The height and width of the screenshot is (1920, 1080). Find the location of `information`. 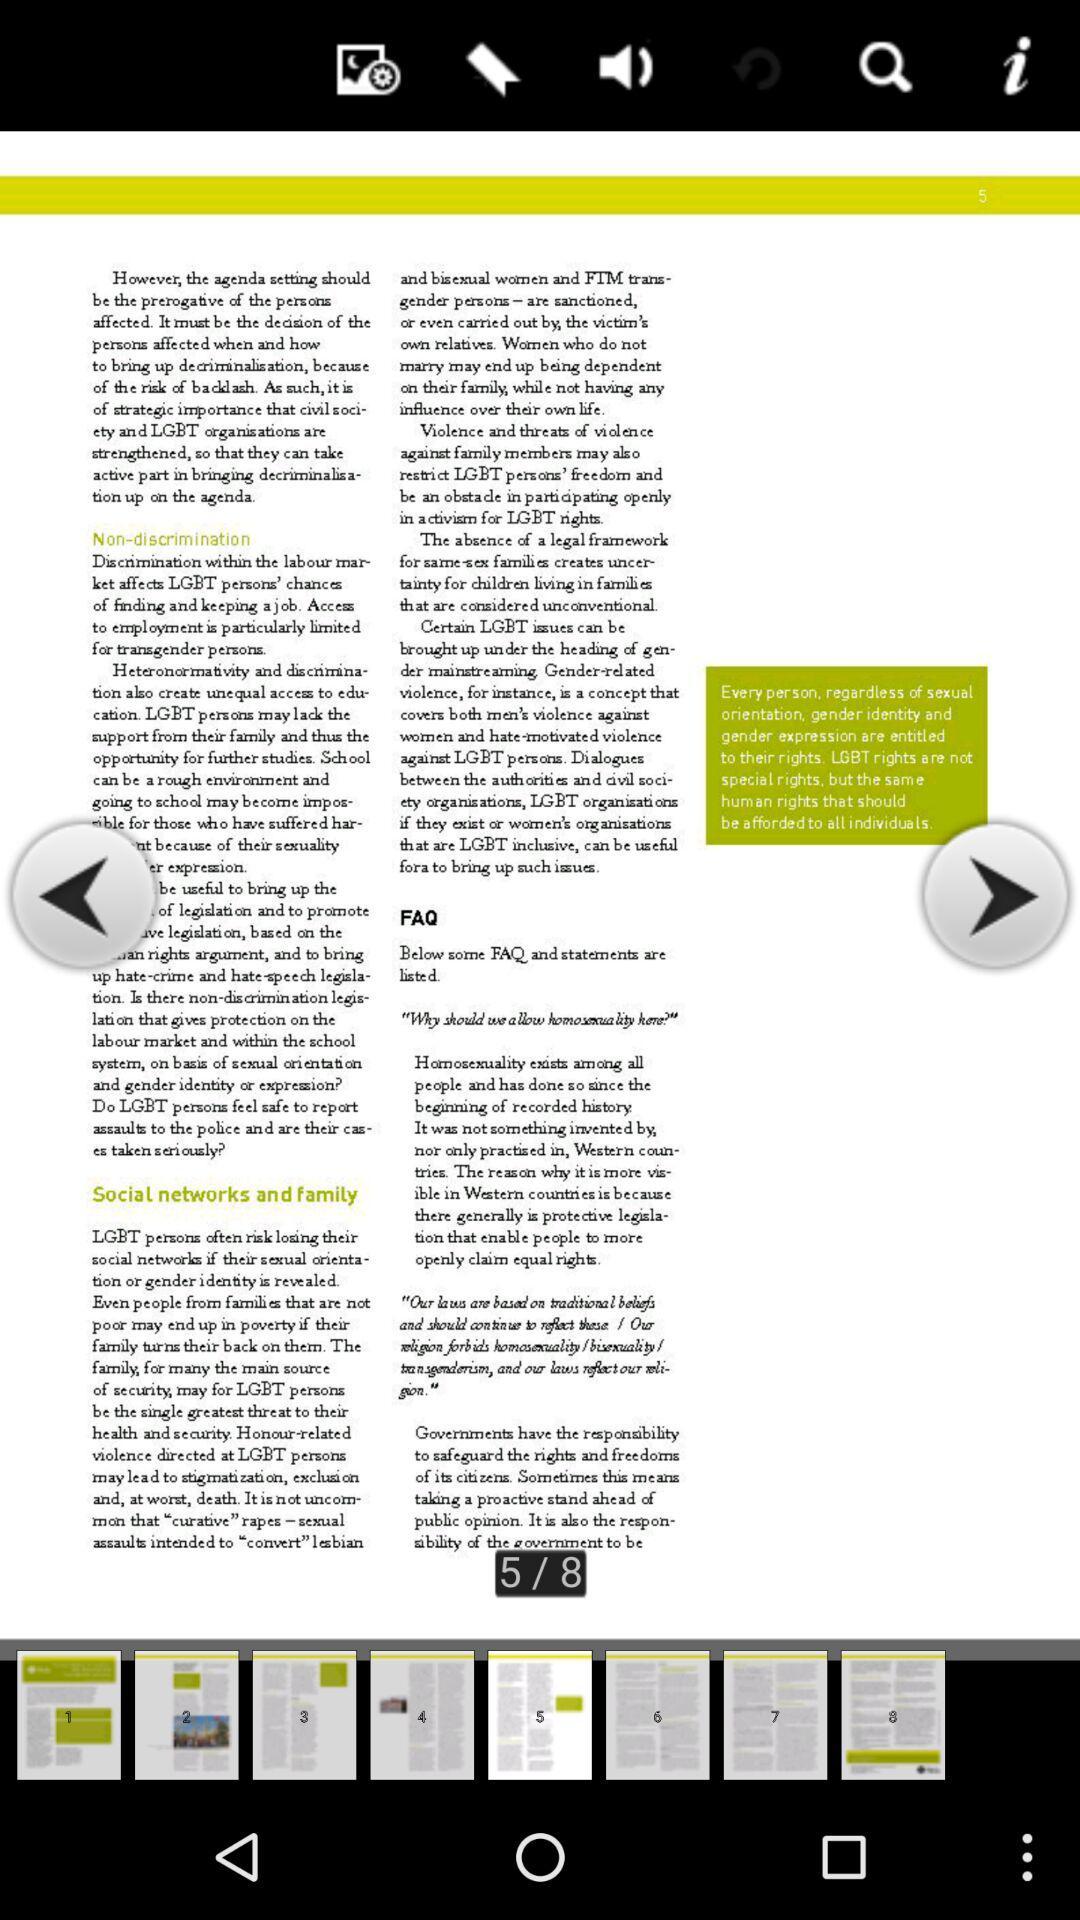

information is located at coordinates (1014, 65).